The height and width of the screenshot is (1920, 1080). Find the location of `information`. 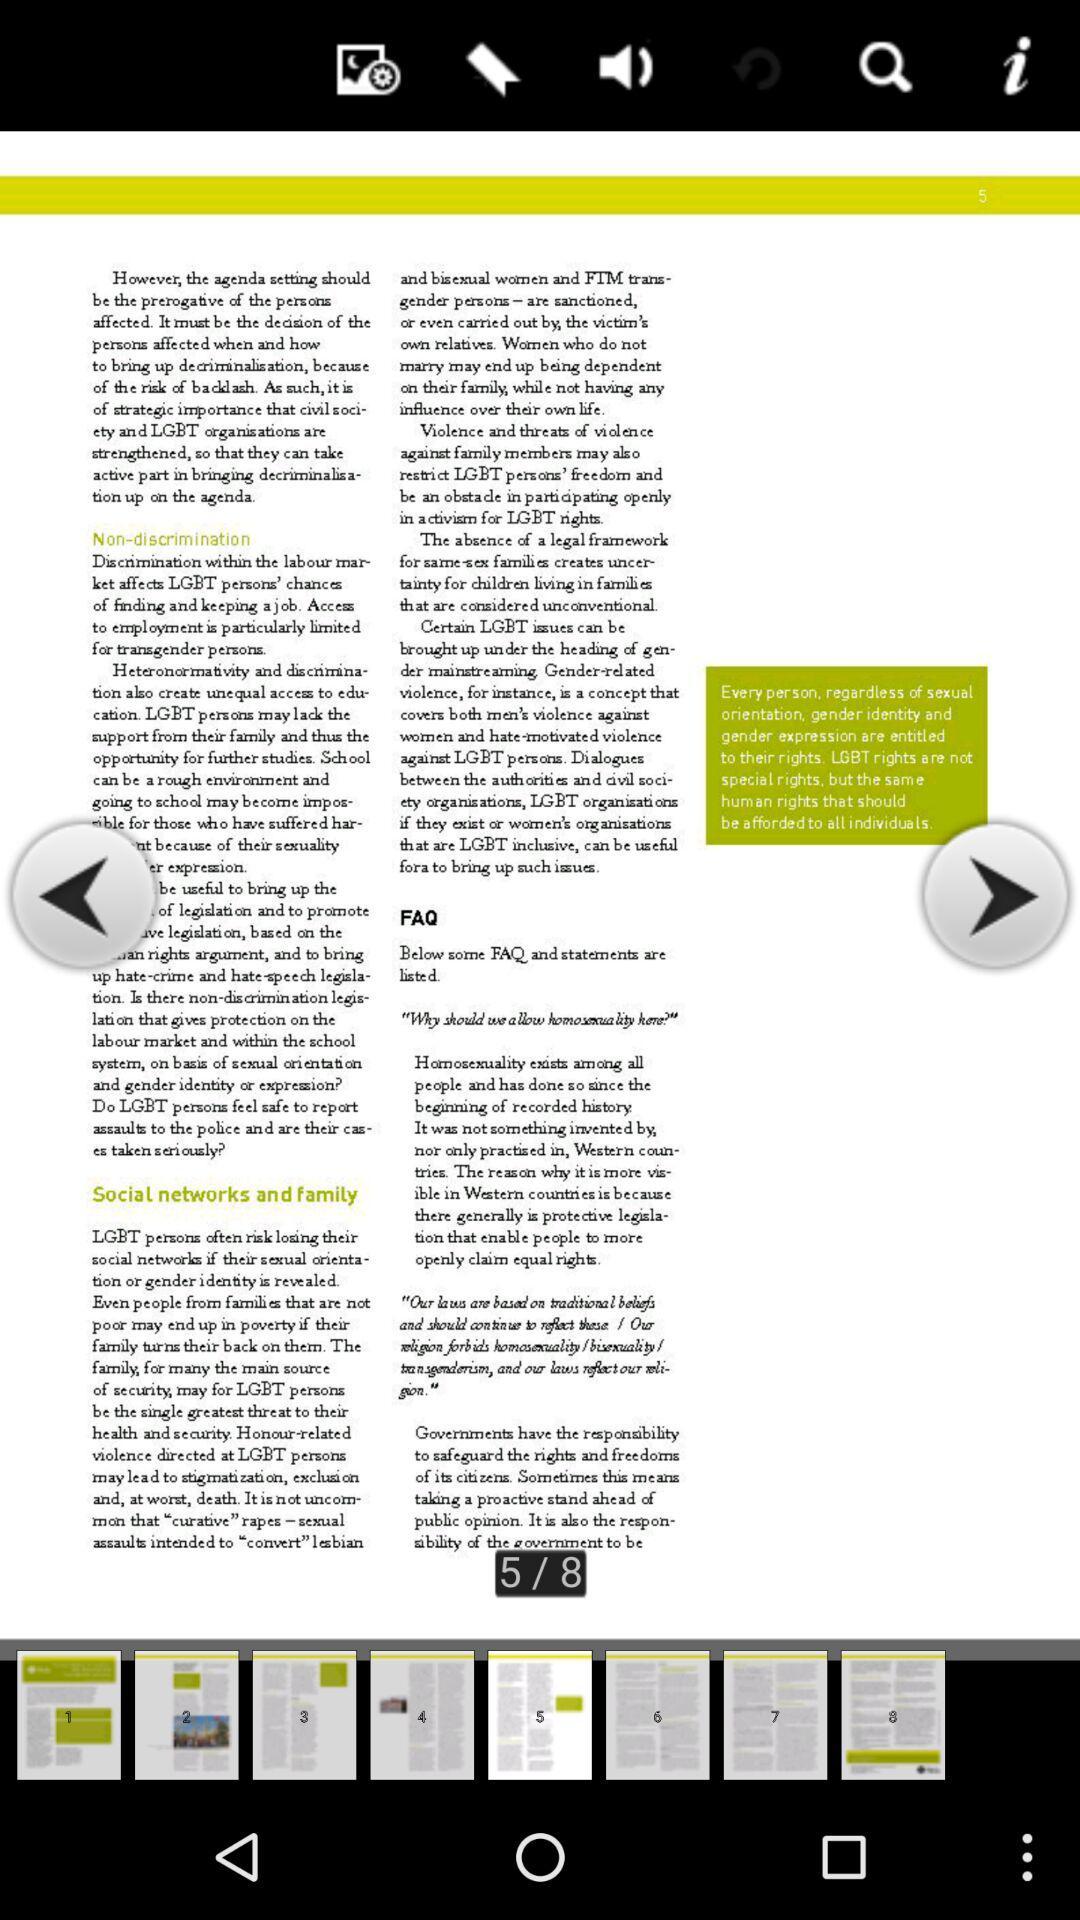

information is located at coordinates (1014, 65).